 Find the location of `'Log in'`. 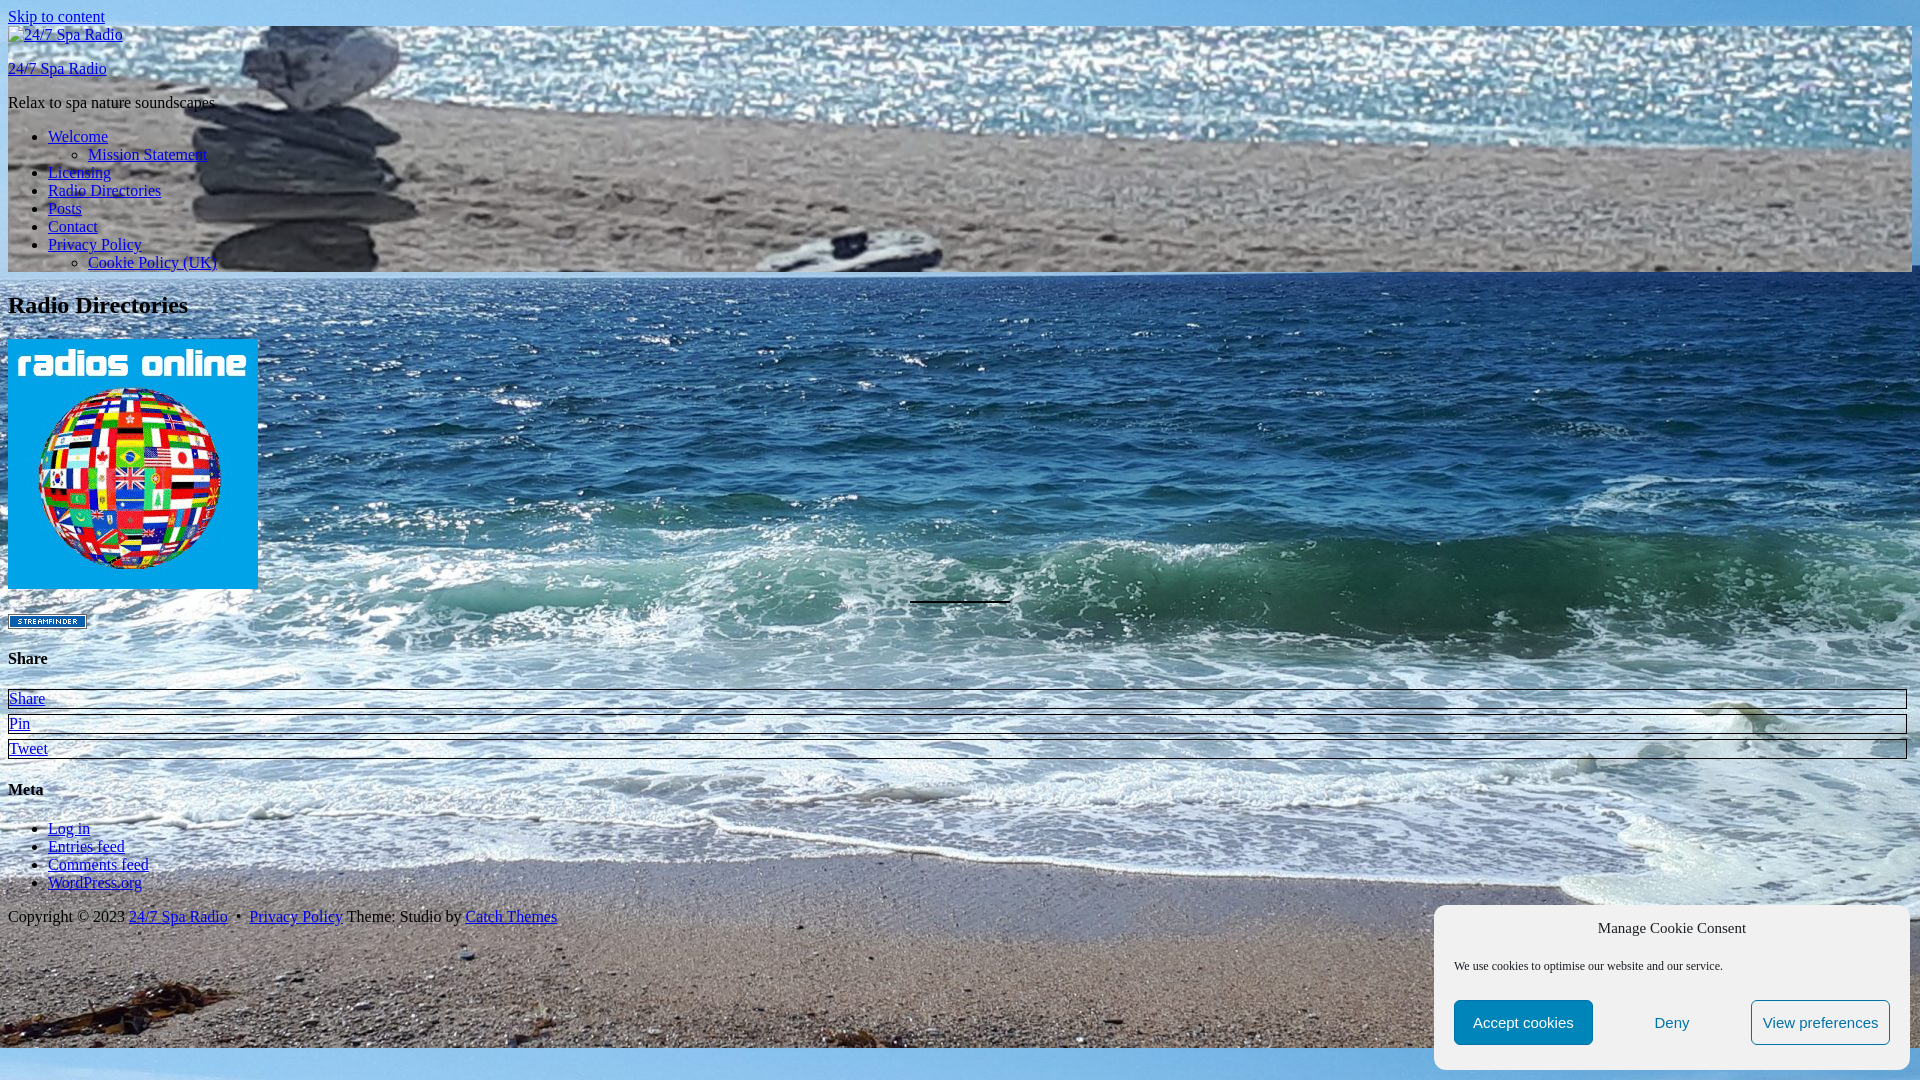

'Log in' is located at coordinates (68, 828).